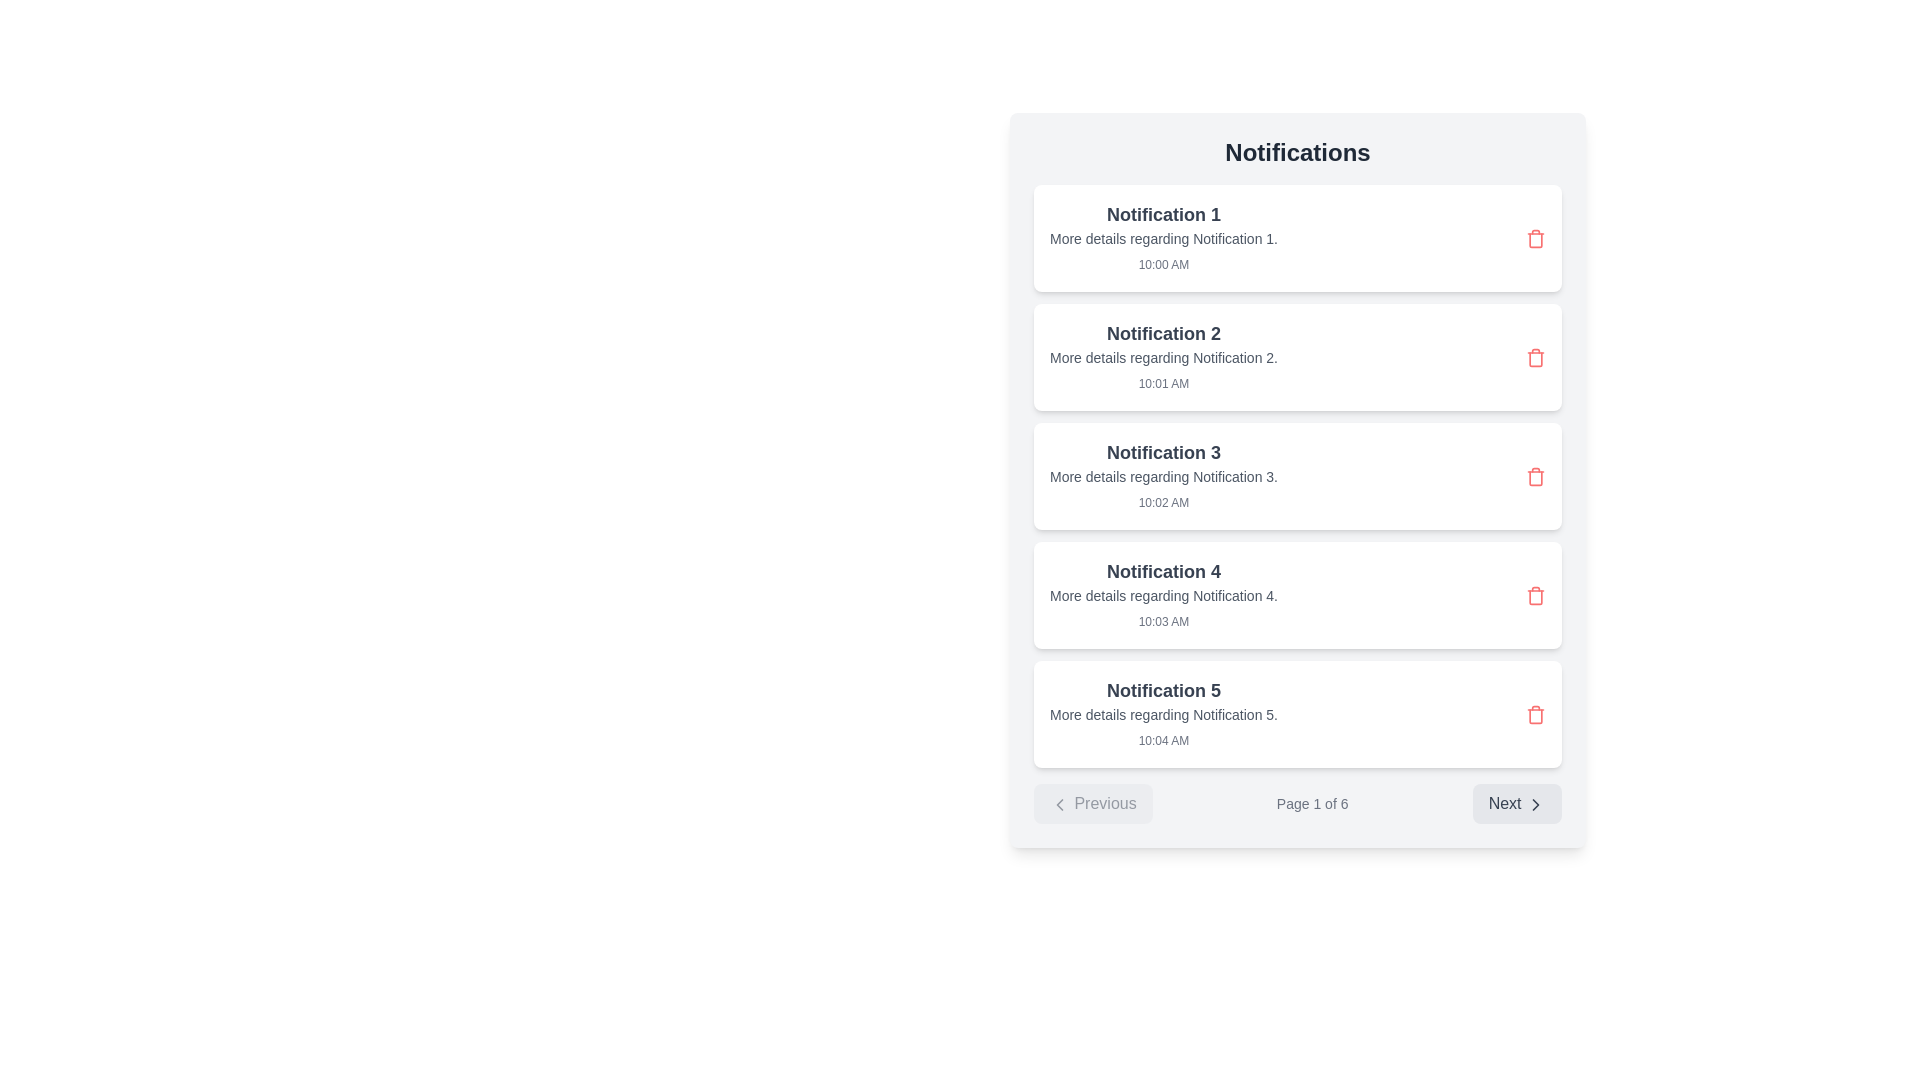  Describe the element at coordinates (1312, 802) in the screenshot. I see `the text label displaying 'Page 1 of 6', which is styled in a small gray font and located centrally between the 'Previous' and 'Next' navigation buttons at the bottom of the interface` at that location.